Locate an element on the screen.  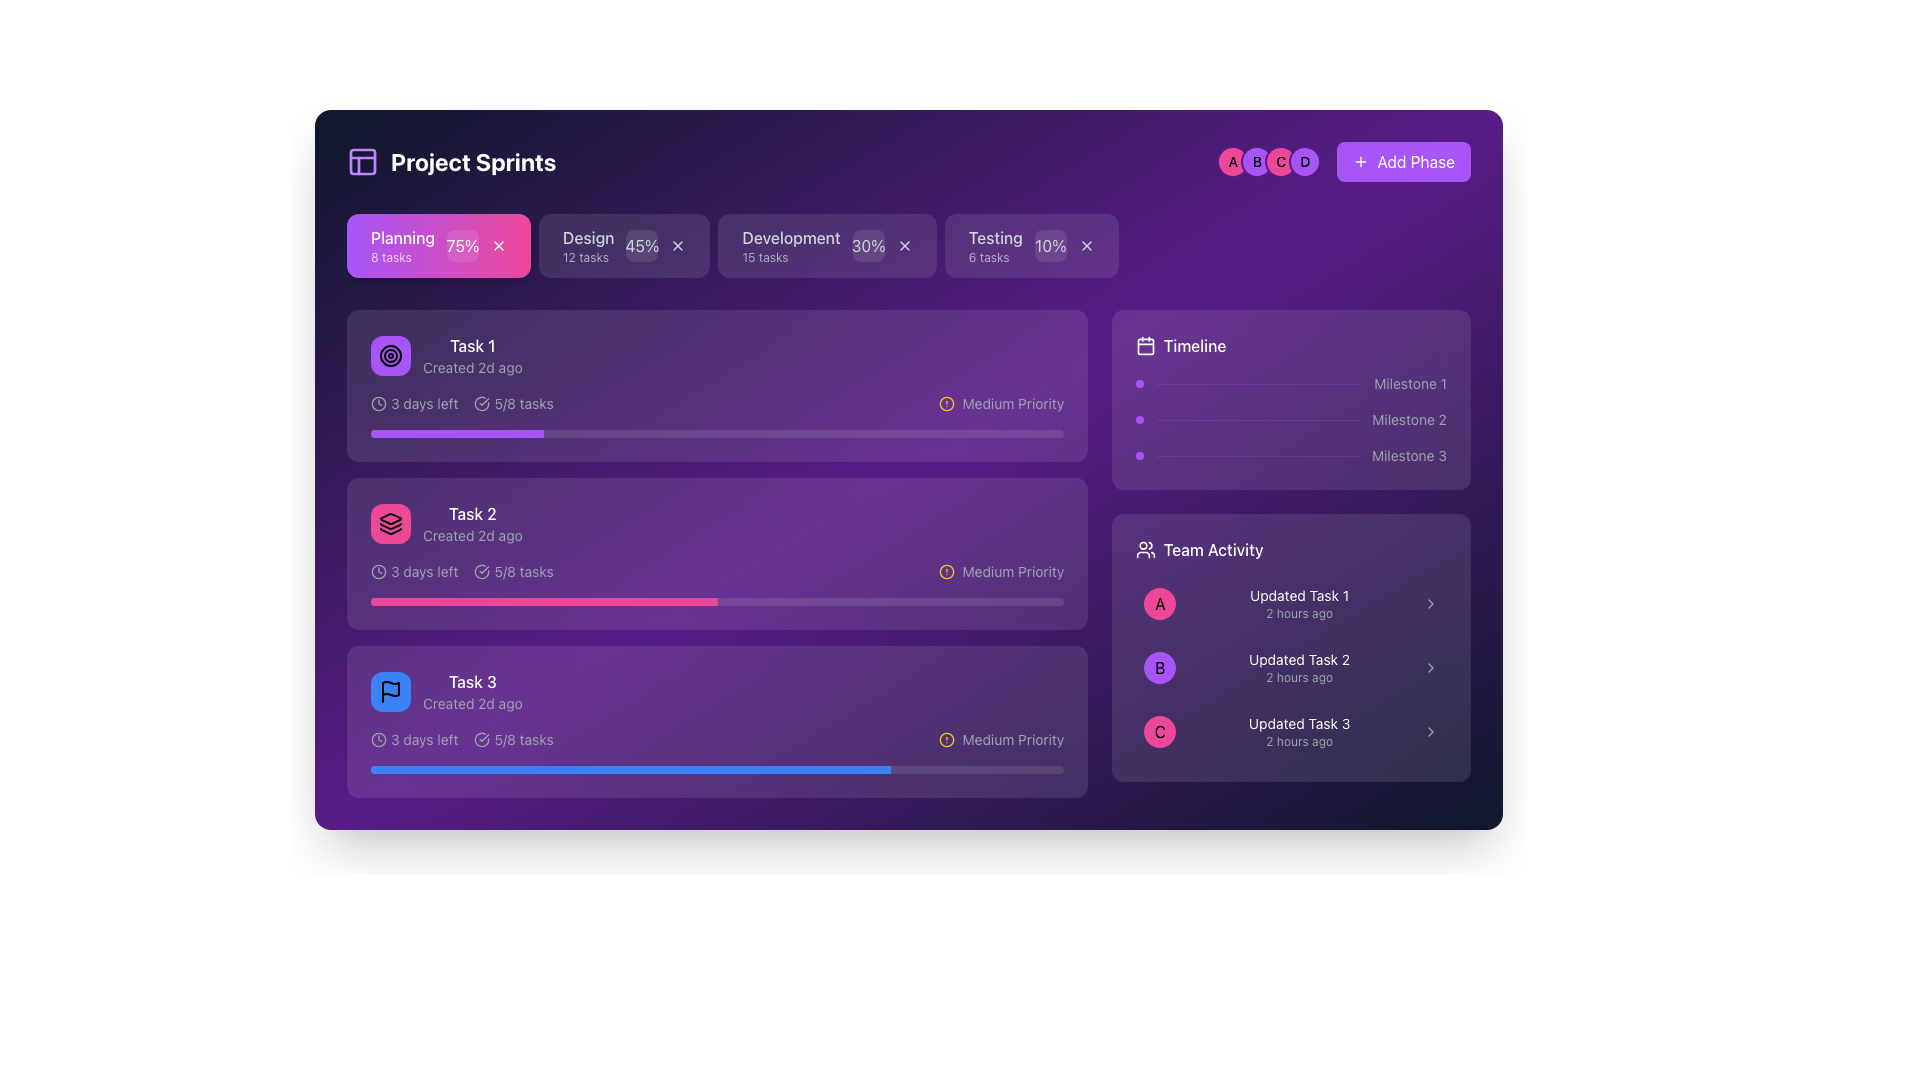
the medium priority icon located to the left of the 'Medium Priority' text in Task 1 of the 'Project Sprints' interface is located at coordinates (945, 404).